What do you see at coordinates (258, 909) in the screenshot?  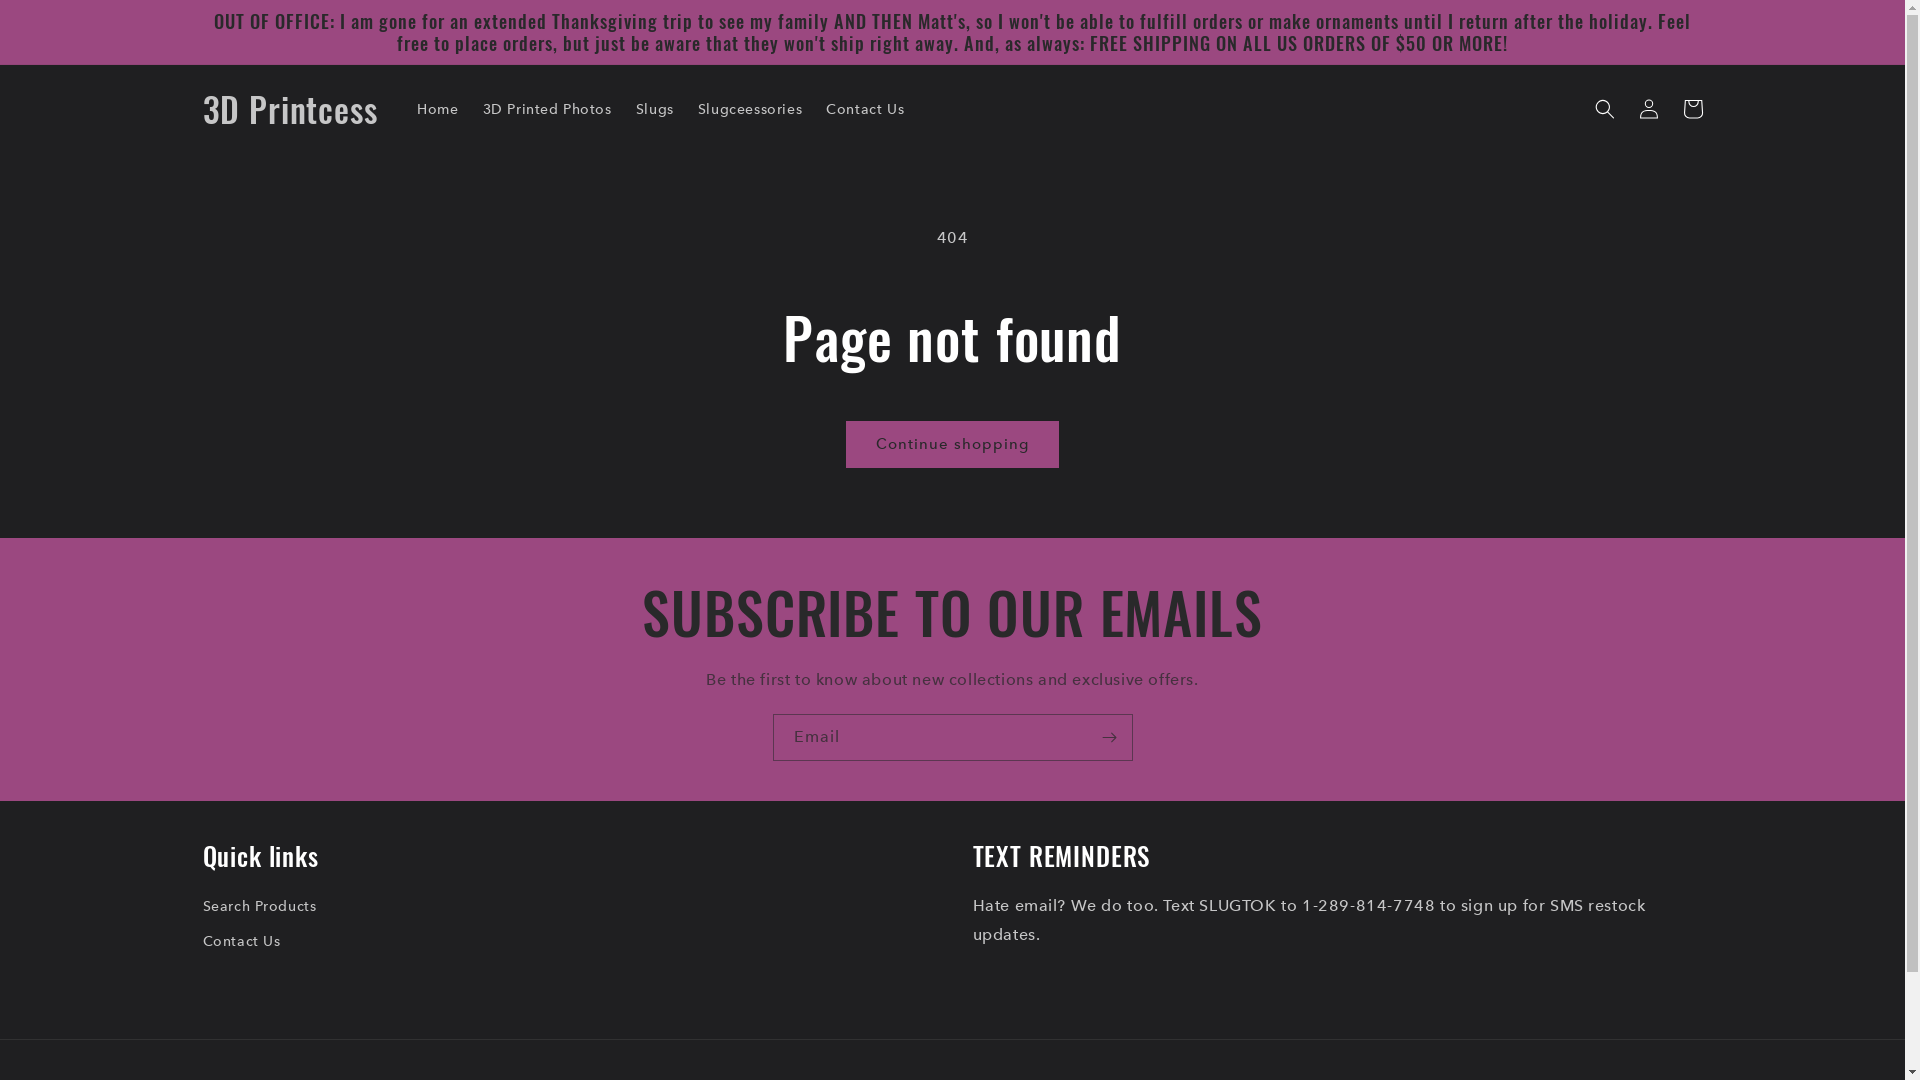 I see `'Search Products'` at bounding box center [258, 909].